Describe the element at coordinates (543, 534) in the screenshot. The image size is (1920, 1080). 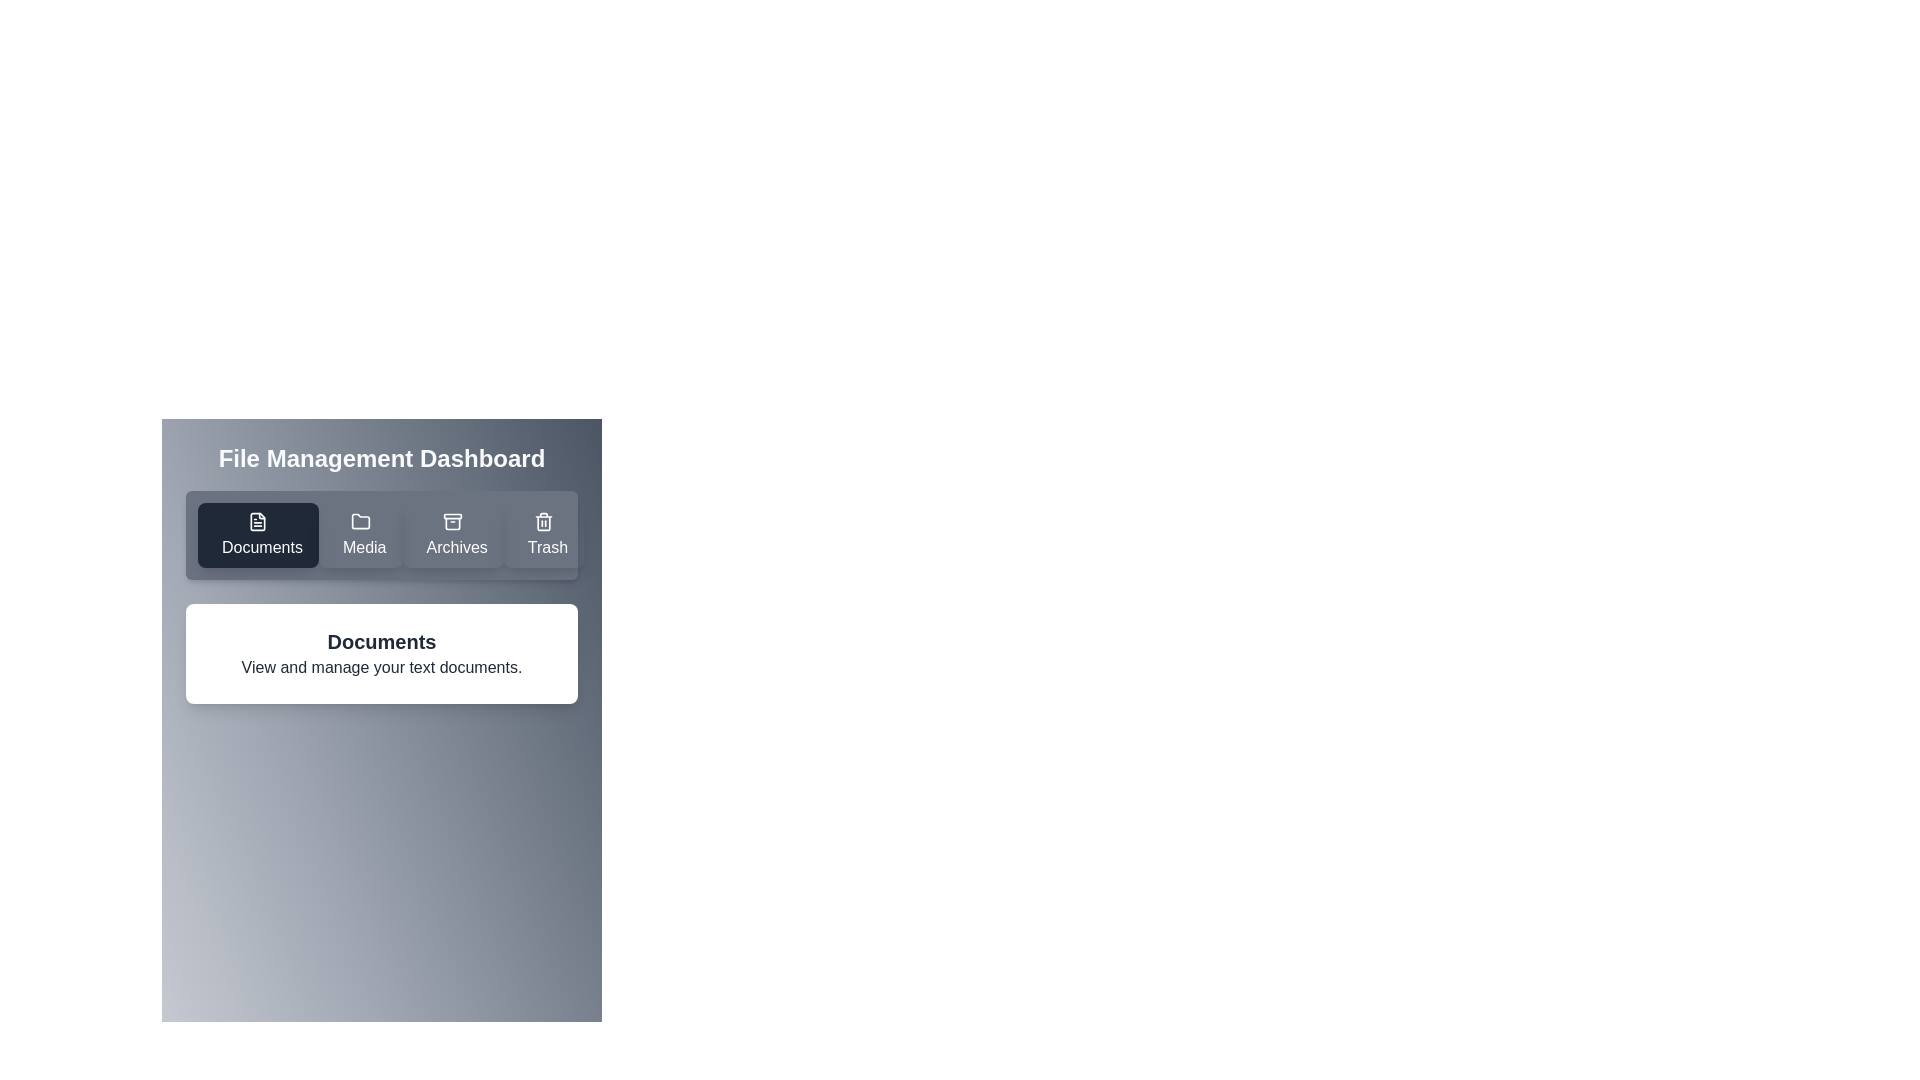
I see `the Trash tab by clicking on its button` at that location.